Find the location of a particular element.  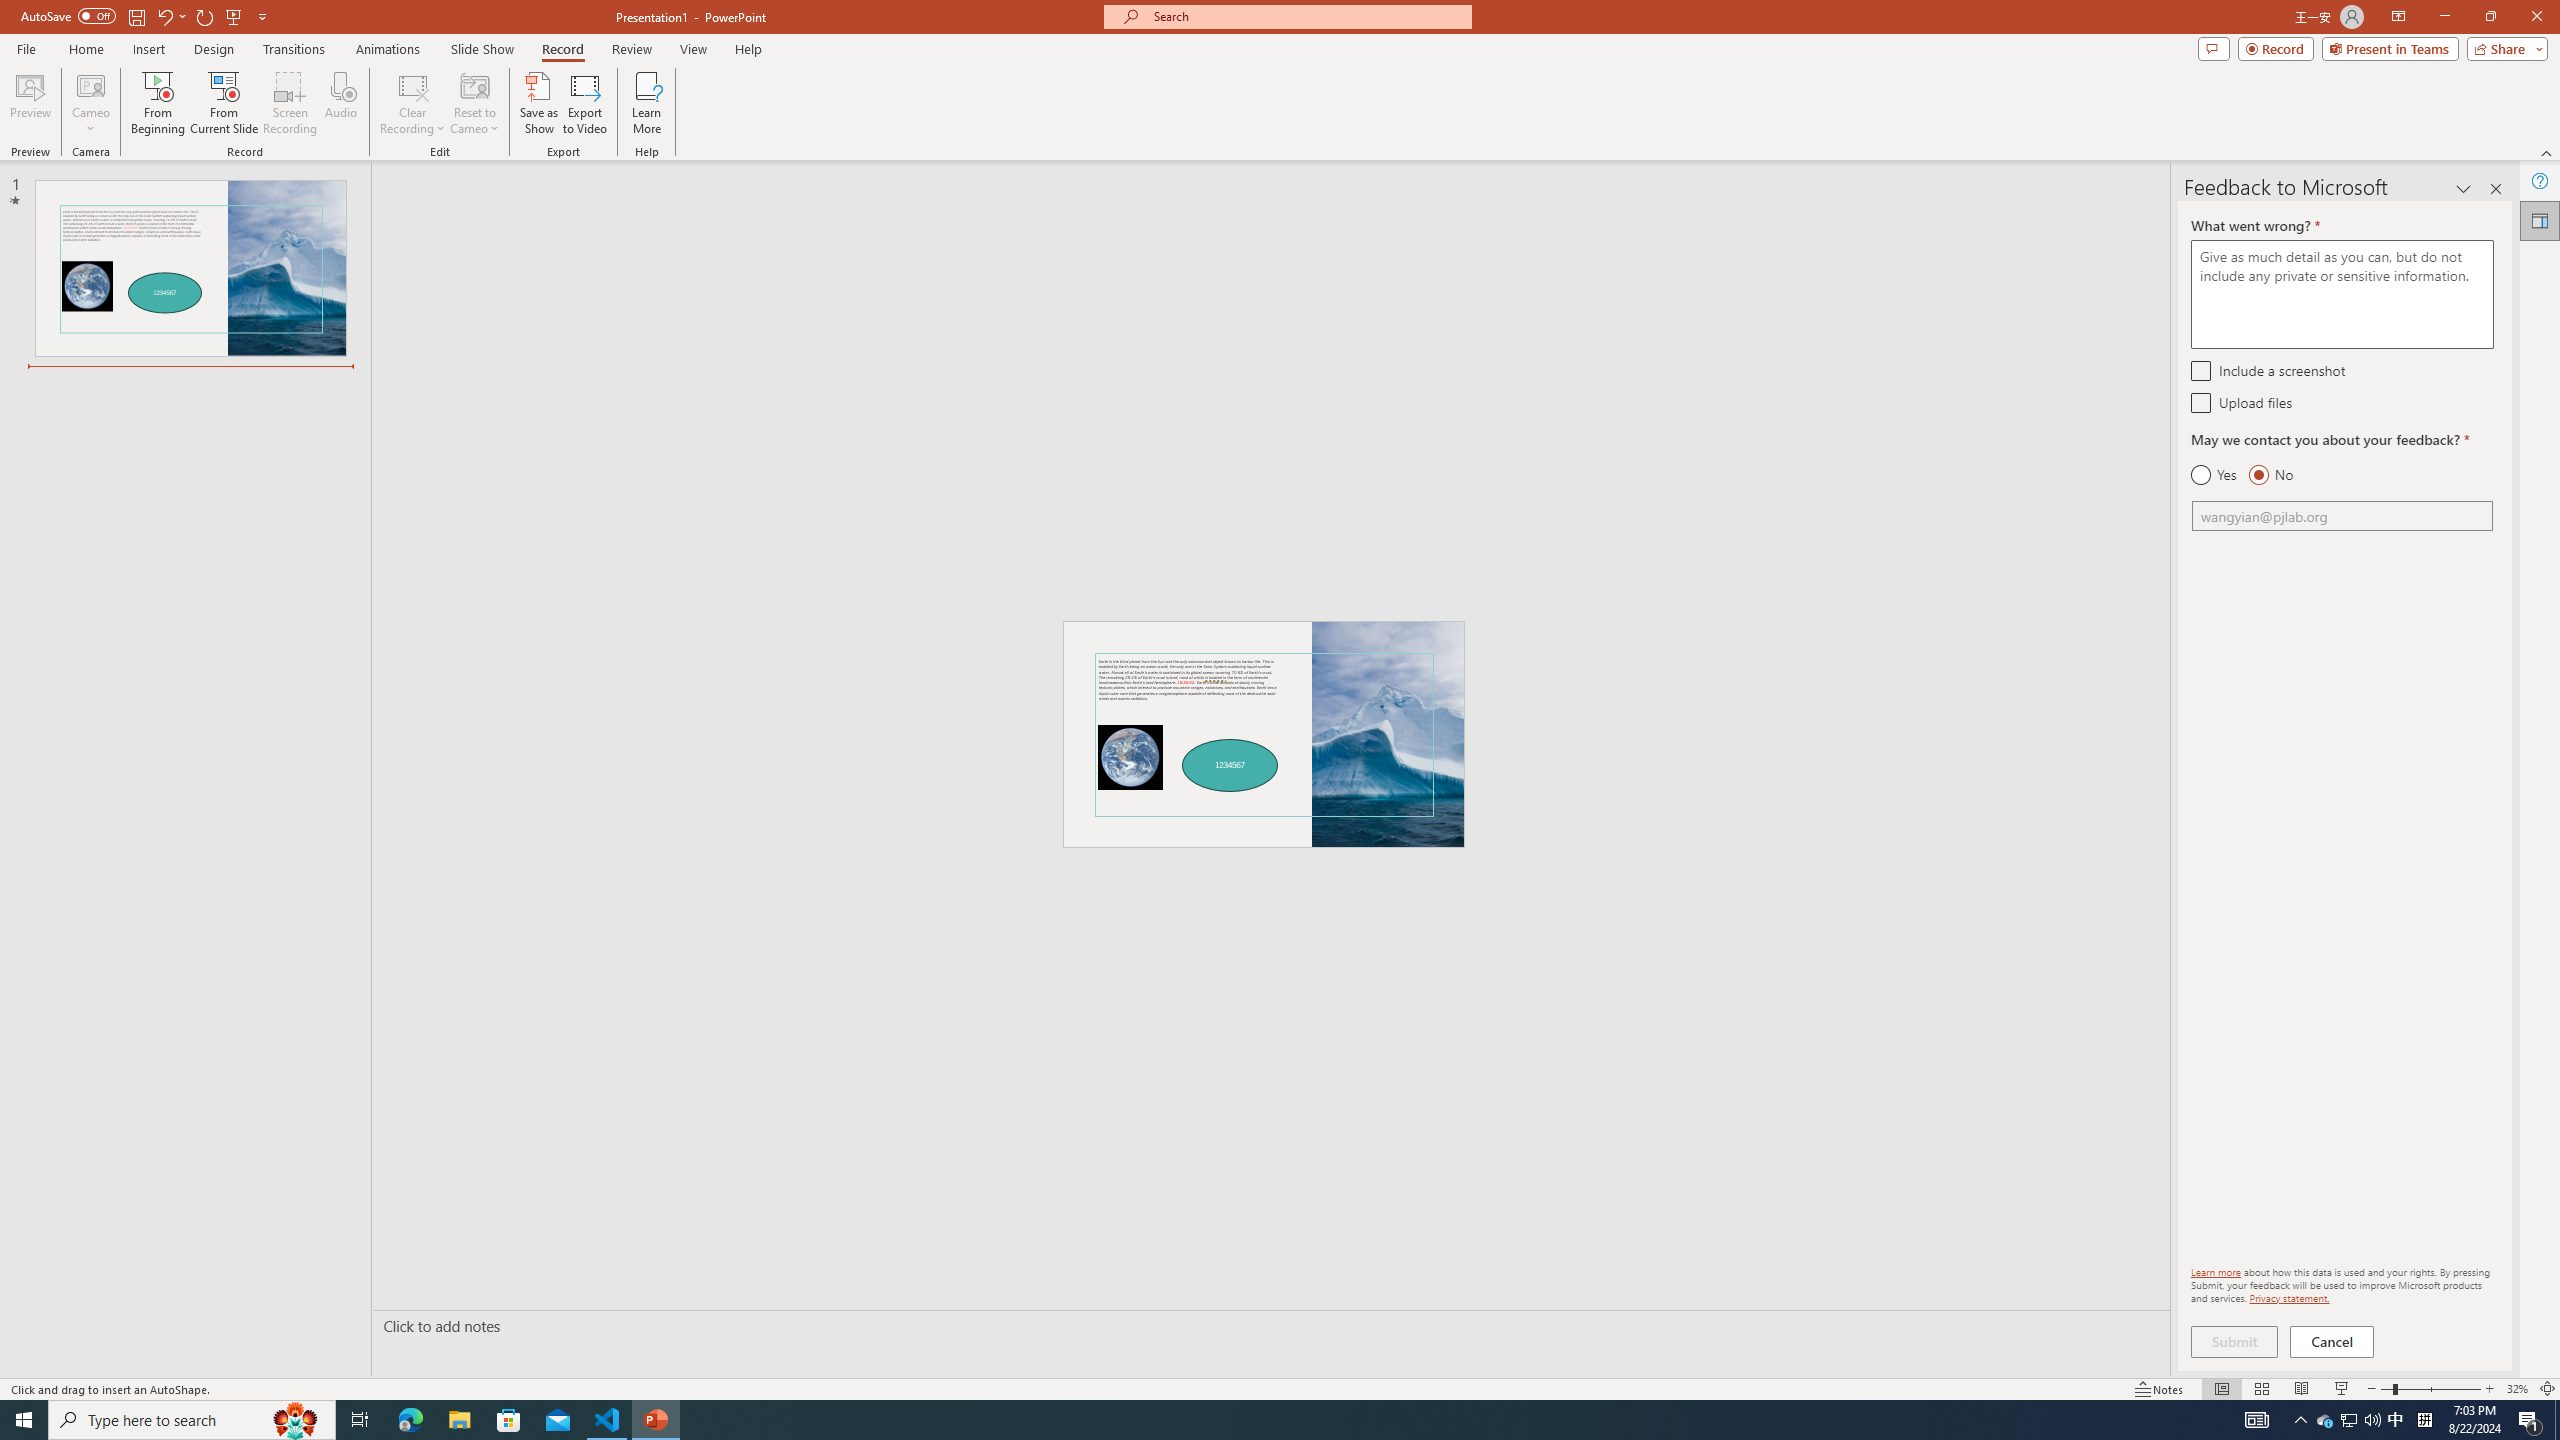

'Clear Recording' is located at coordinates (412, 103).